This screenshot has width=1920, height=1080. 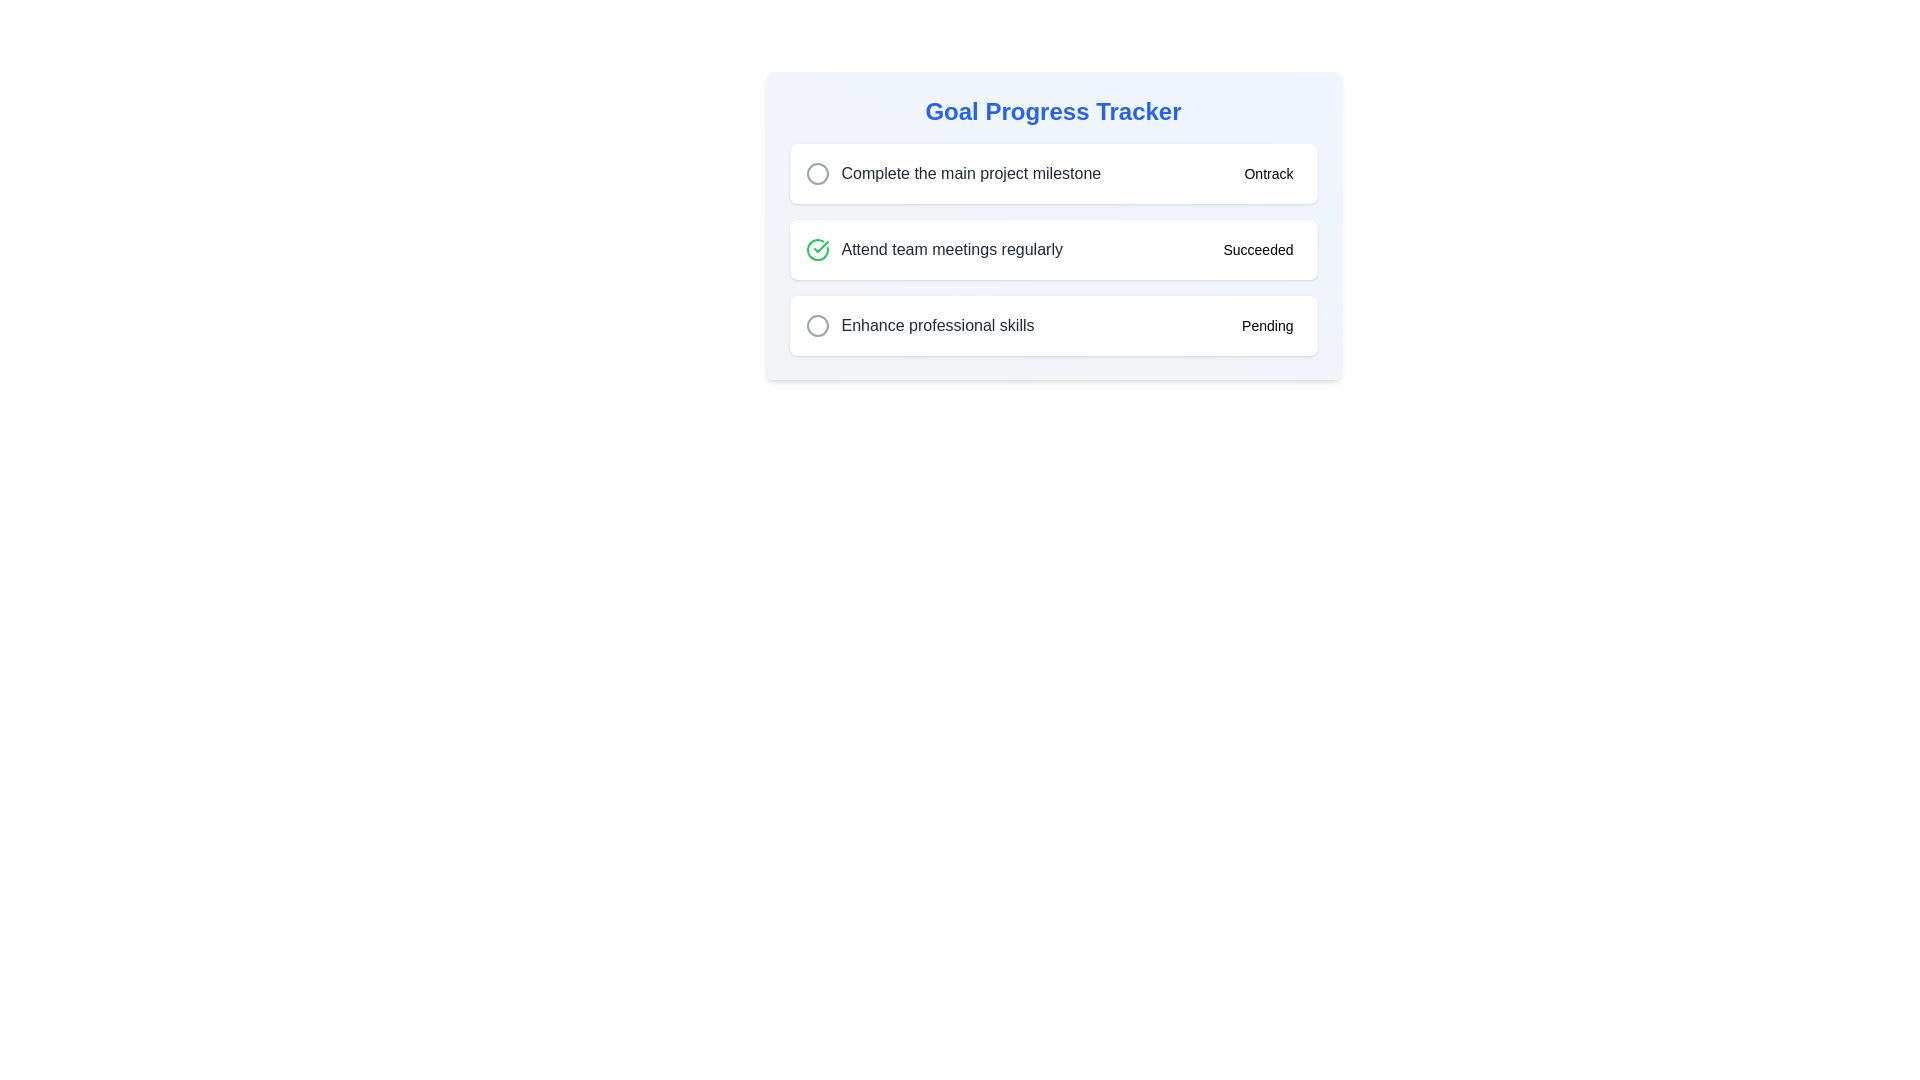 What do you see at coordinates (952, 172) in the screenshot?
I see `the task description element for 'Complete the main project milestone' in the Goal Progress Tracker to associate it with its related status` at bounding box center [952, 172].